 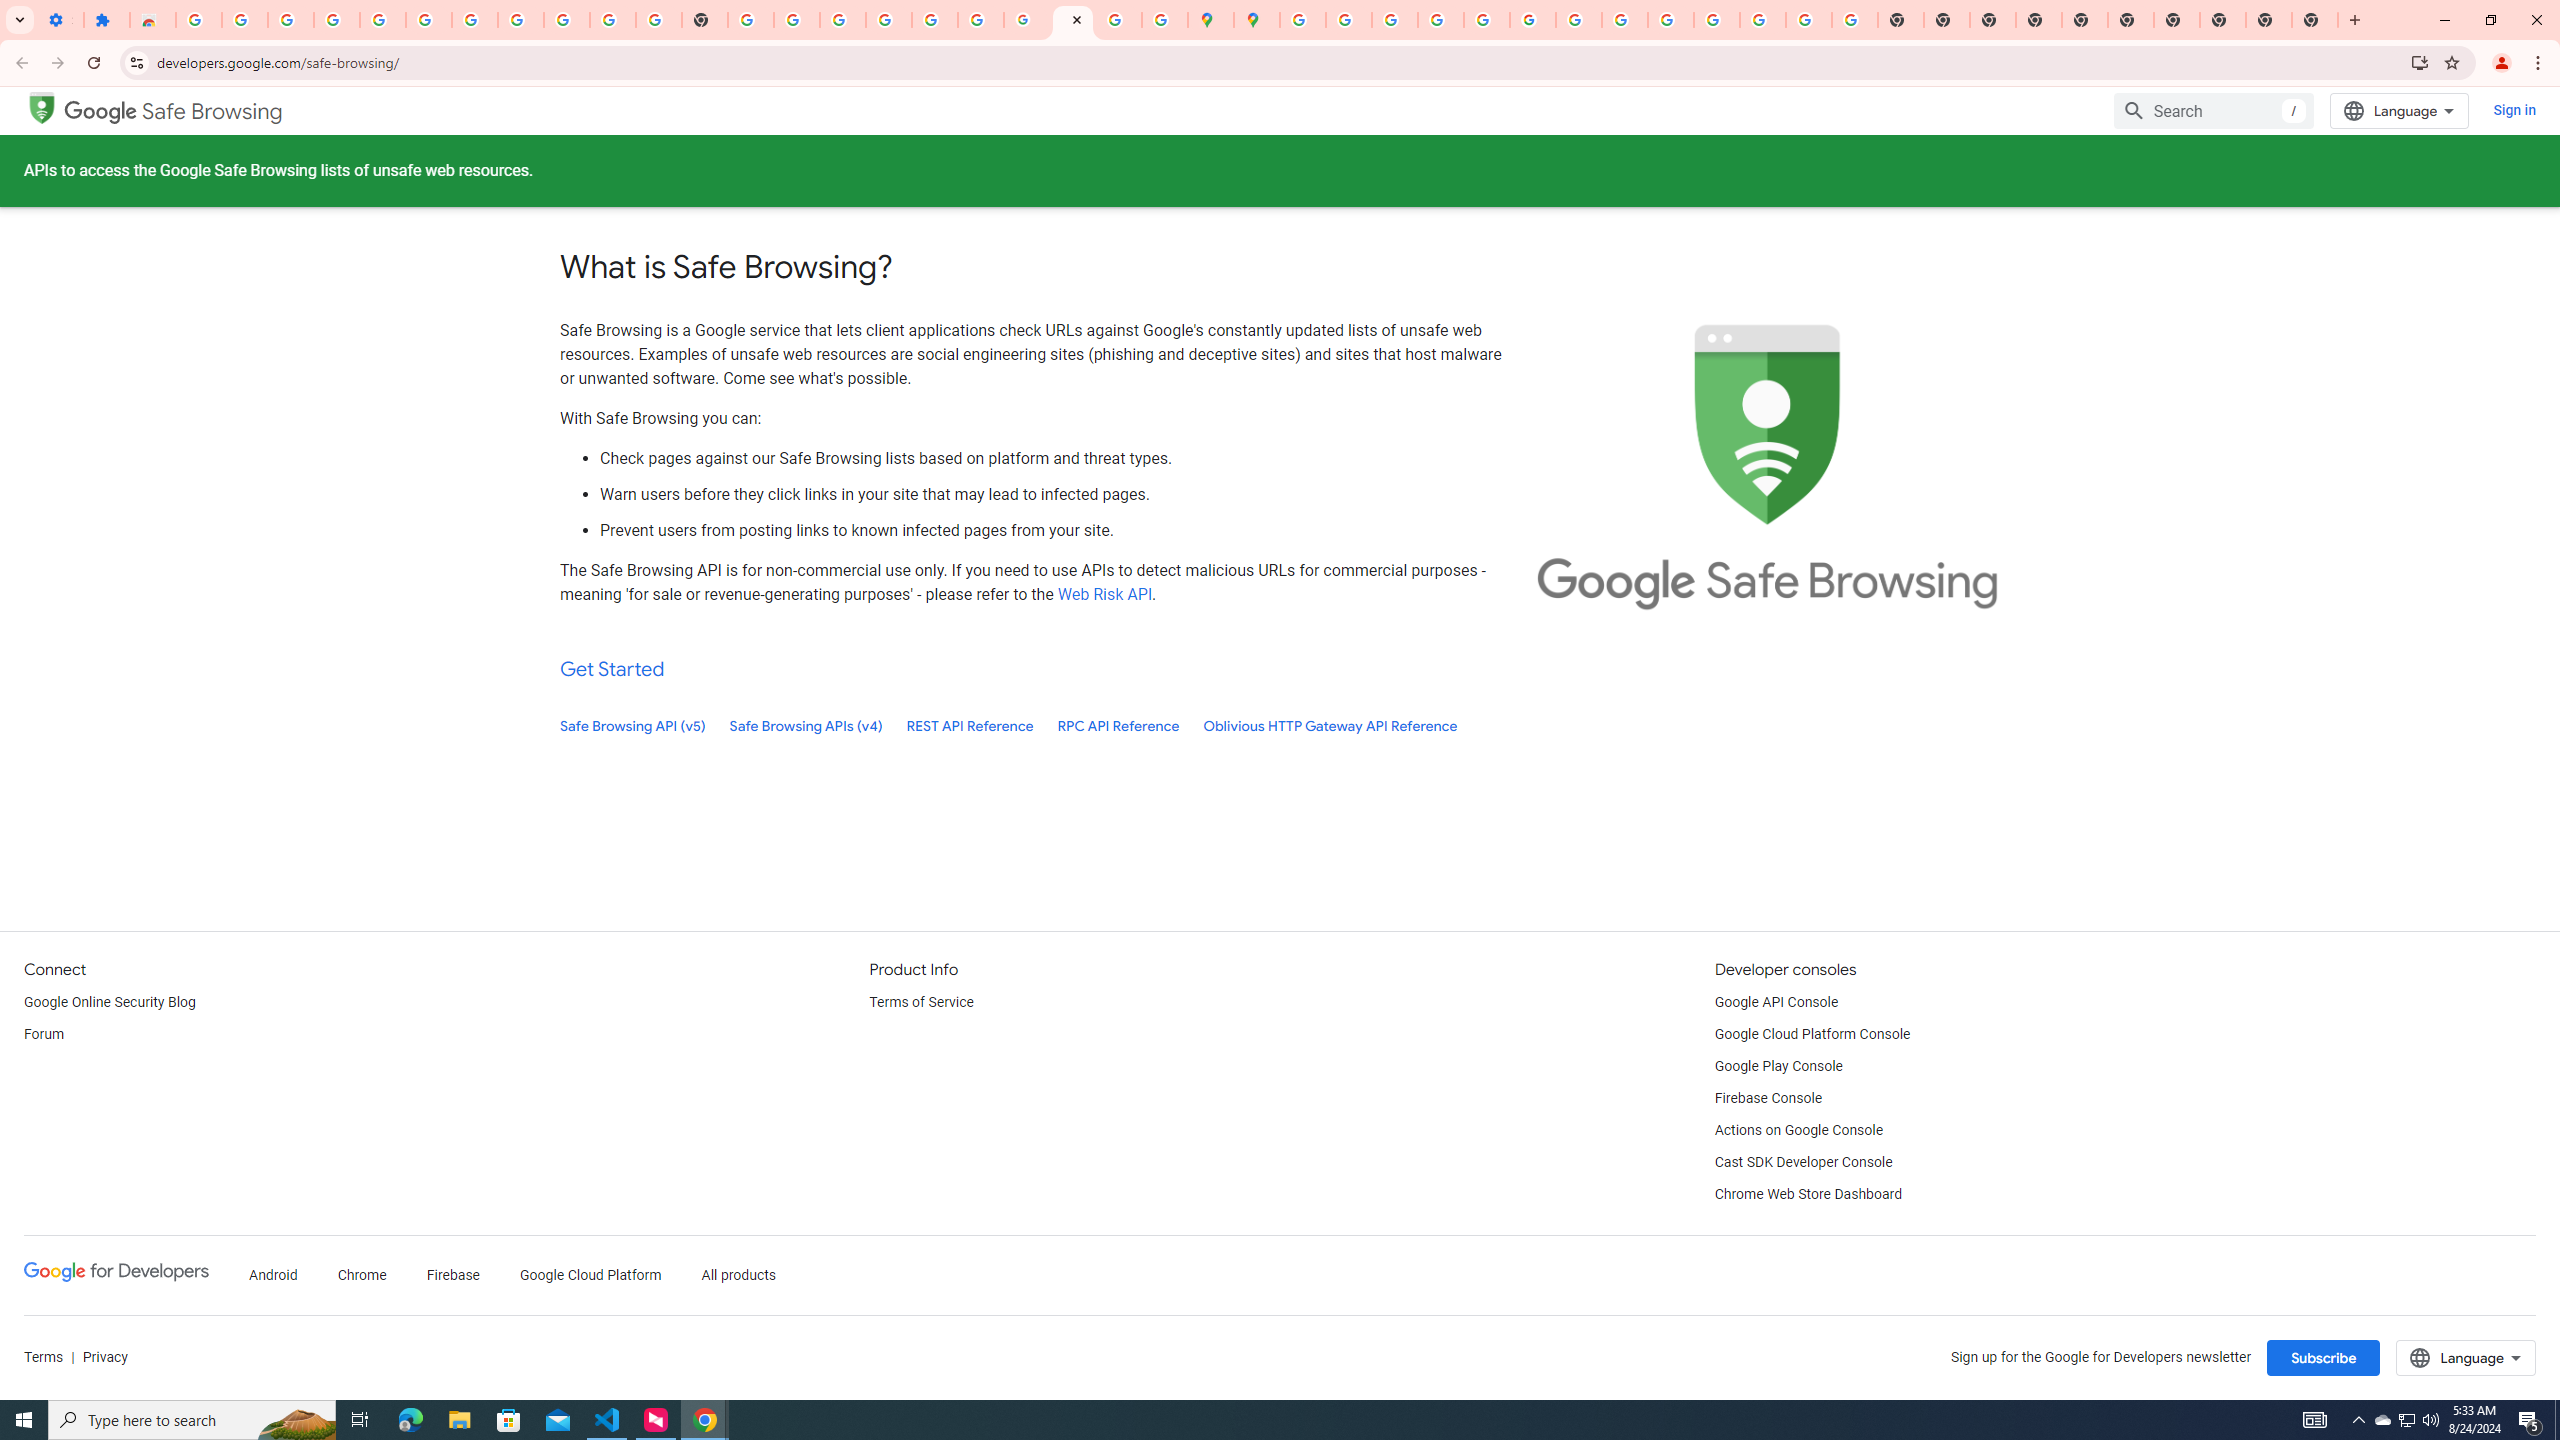 What do you see at coordinates (1807, 1194) in the screenshot?
I see `'Chrome Web Store Dashboard'` at bounding box center [1807, 1194].